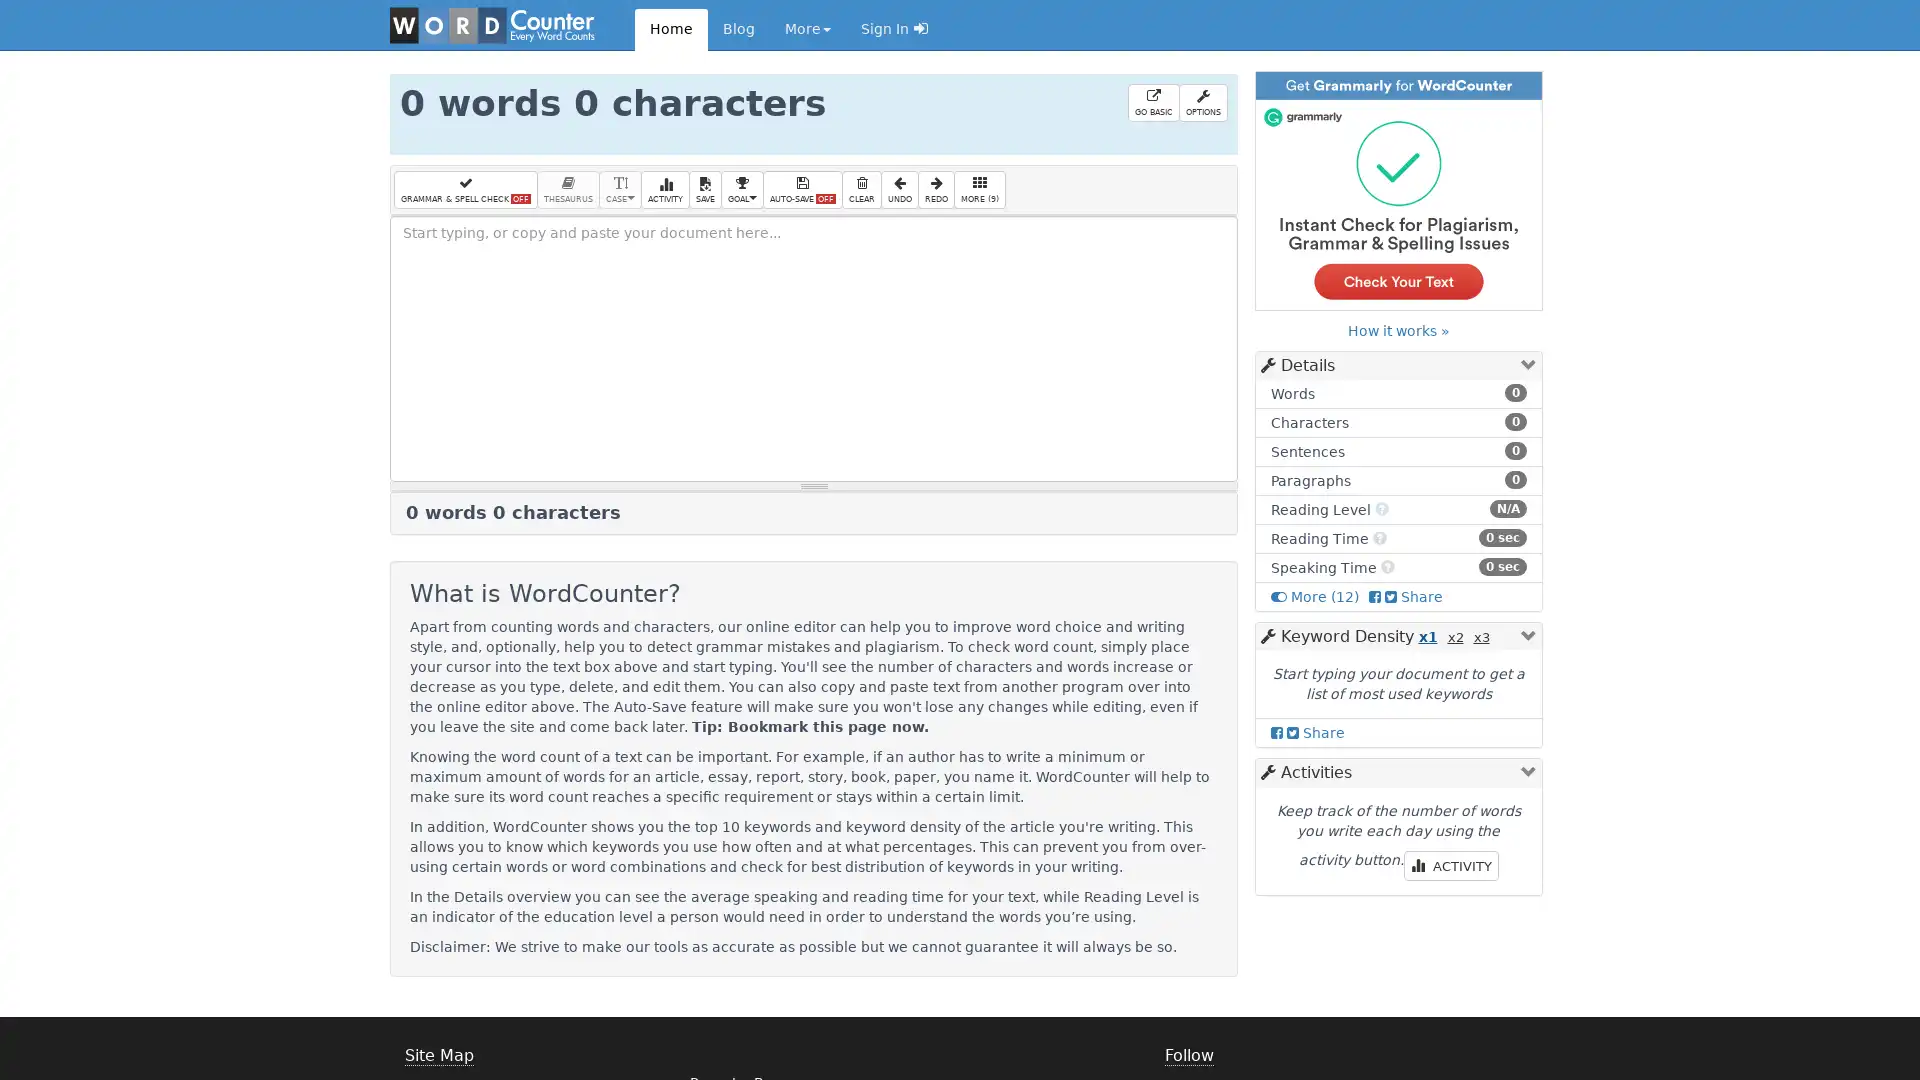 The width and height of the screenshot is (1920, 1080). What do you see at coordinates (665, 189) in the screenshot?
I see `ACTIVITY` at bounding box center [665, 189].